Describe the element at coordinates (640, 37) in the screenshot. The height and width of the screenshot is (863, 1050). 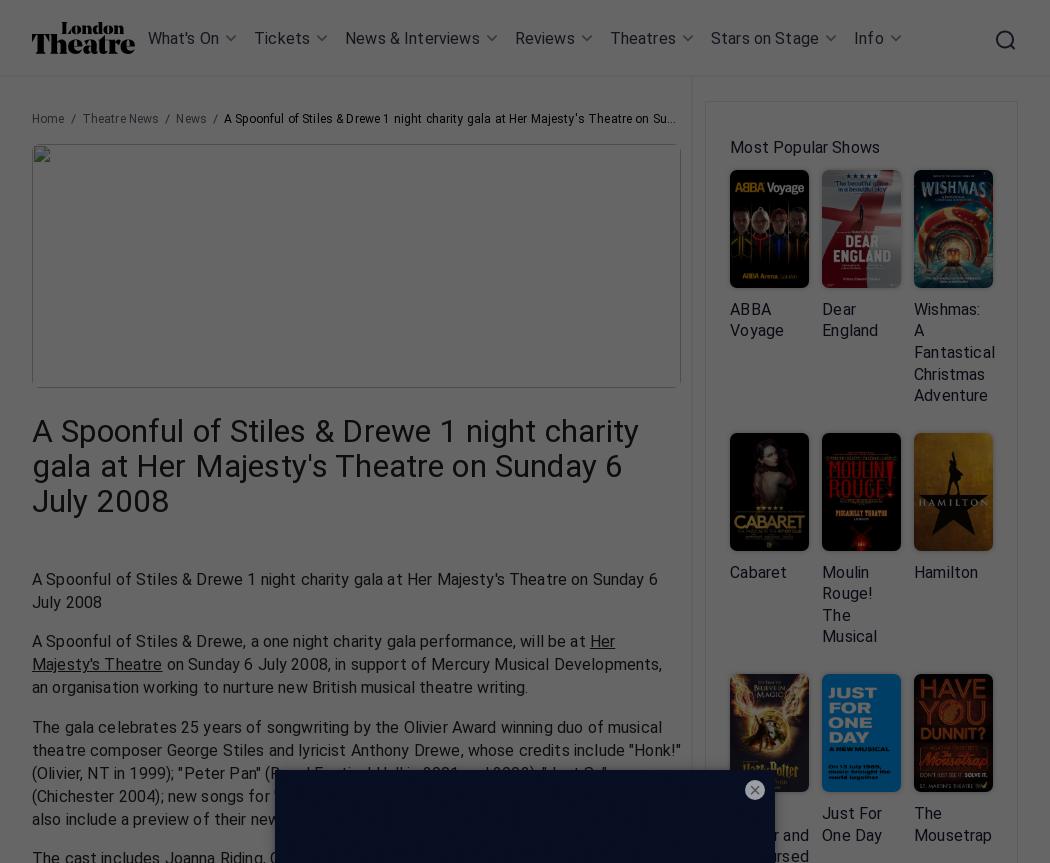
I see `'Theatres'` at that location.